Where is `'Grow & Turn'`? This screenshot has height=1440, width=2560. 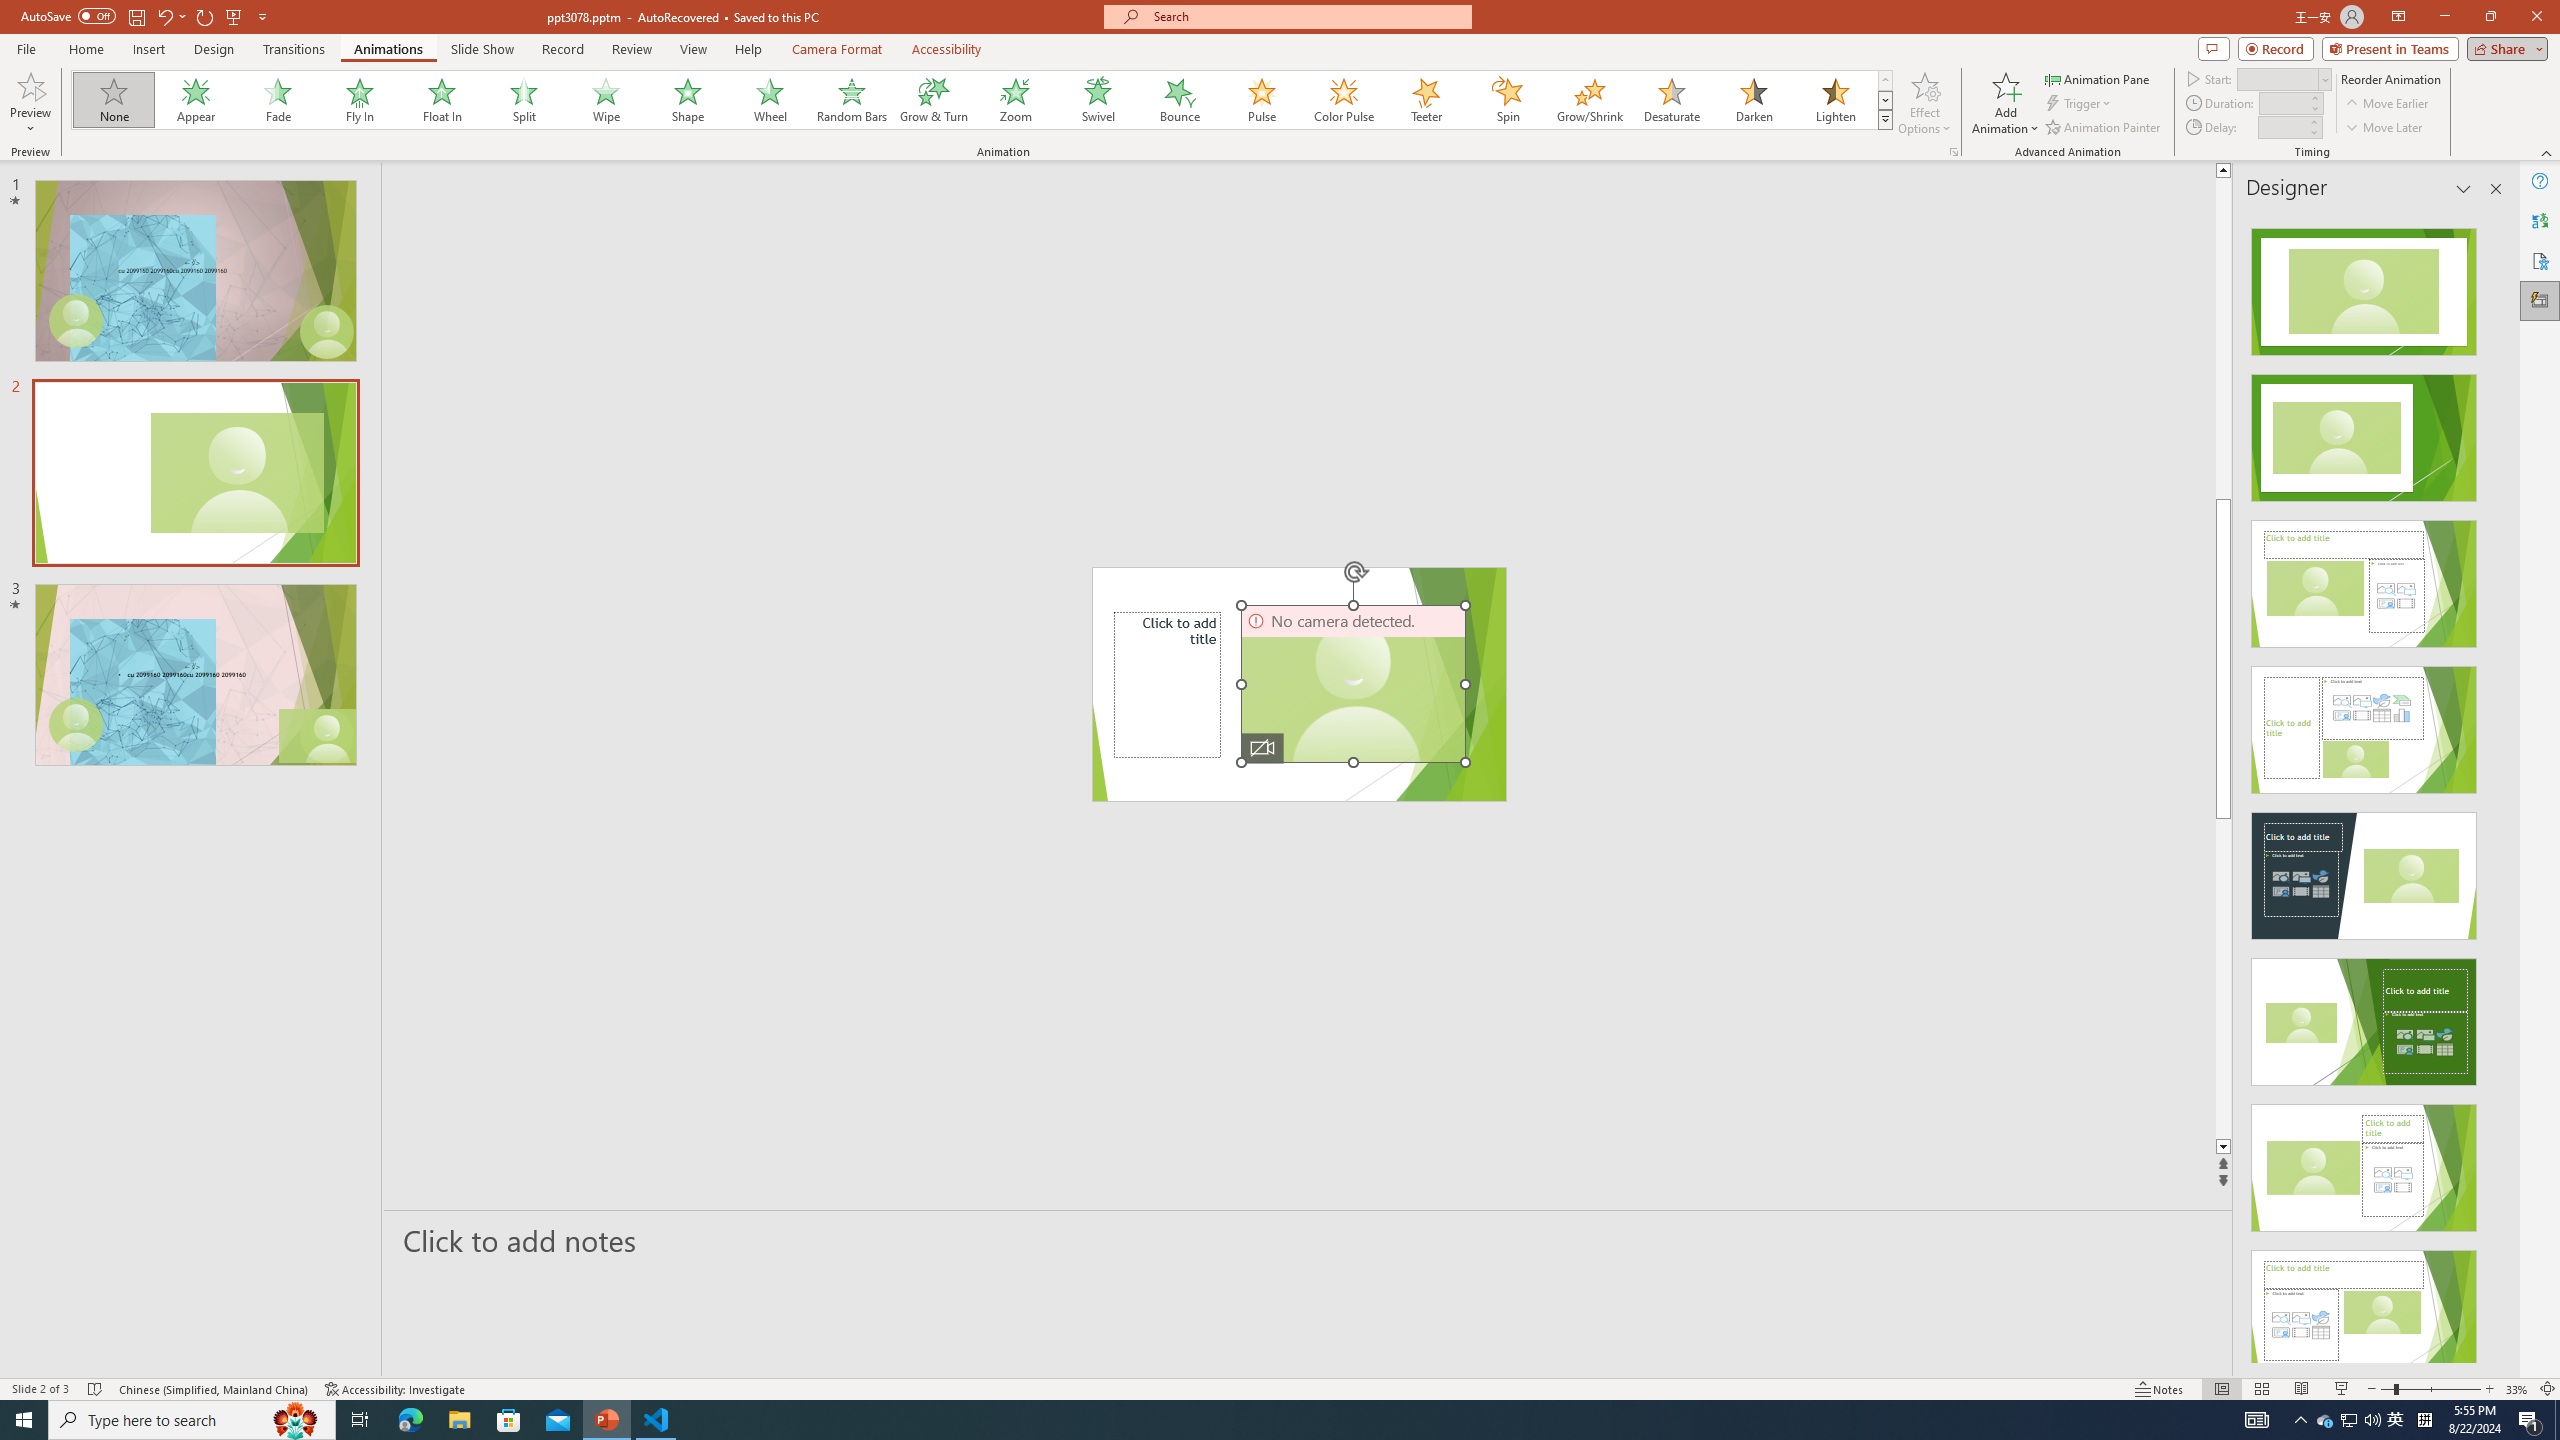
'Grow & Turn' is located at coordinates (933, 99).